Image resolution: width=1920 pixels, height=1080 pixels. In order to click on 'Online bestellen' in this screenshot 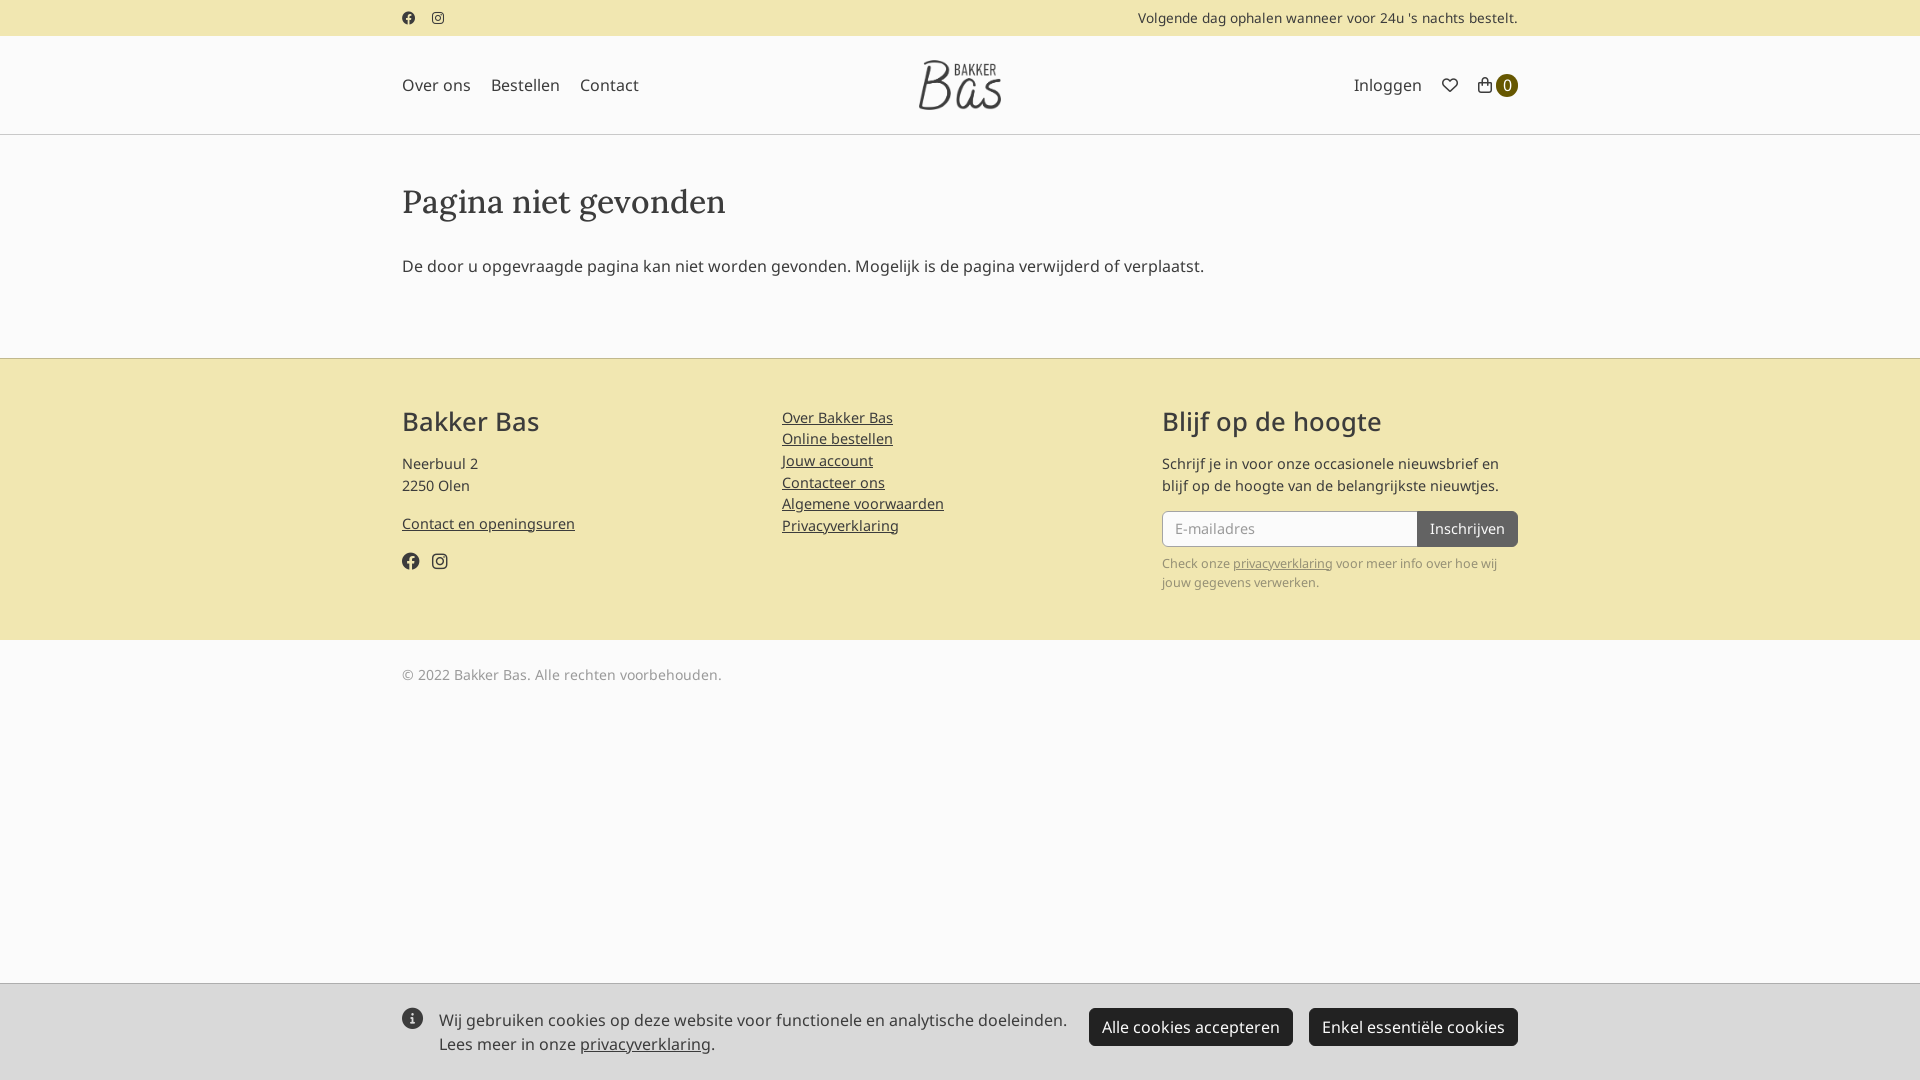, I will do `click(837, 437)`.